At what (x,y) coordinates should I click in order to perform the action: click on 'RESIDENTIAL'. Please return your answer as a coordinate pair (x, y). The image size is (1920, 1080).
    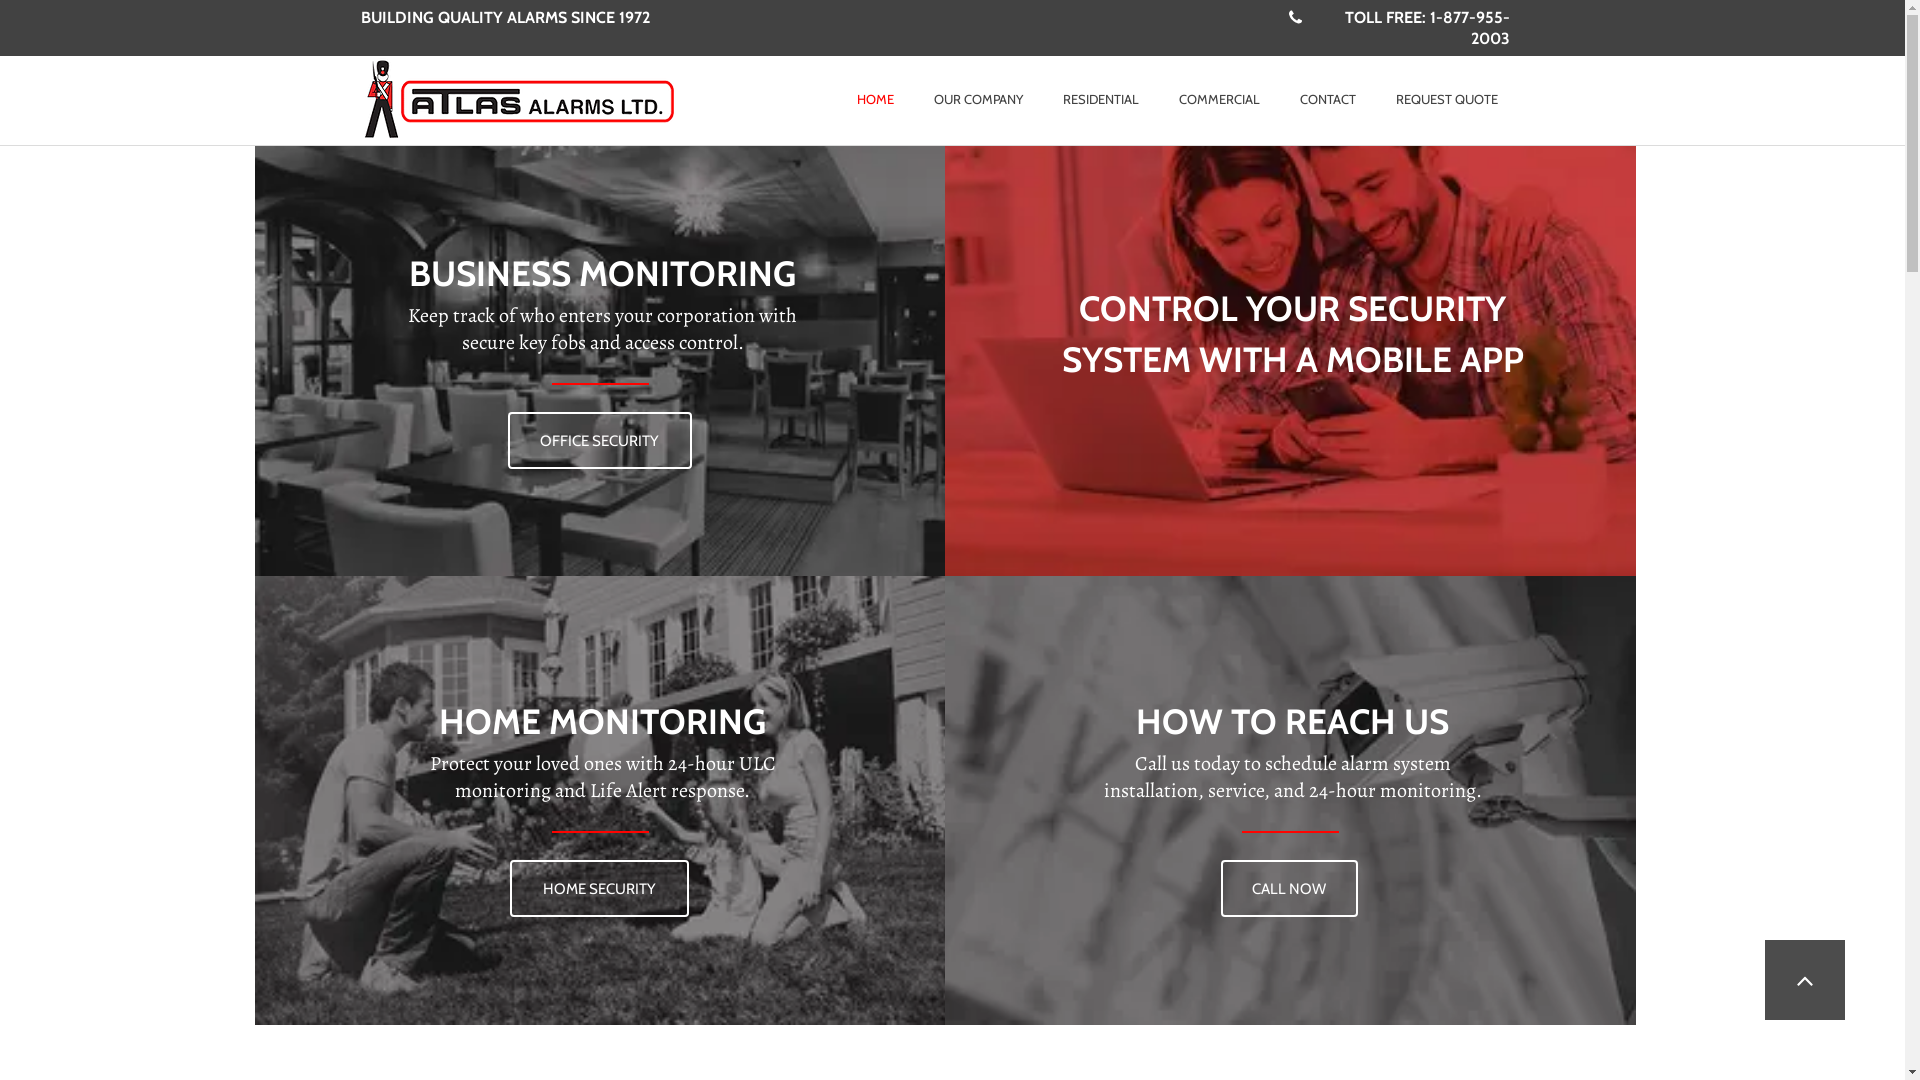
    Looking at the image, I should click on (1099, 99).